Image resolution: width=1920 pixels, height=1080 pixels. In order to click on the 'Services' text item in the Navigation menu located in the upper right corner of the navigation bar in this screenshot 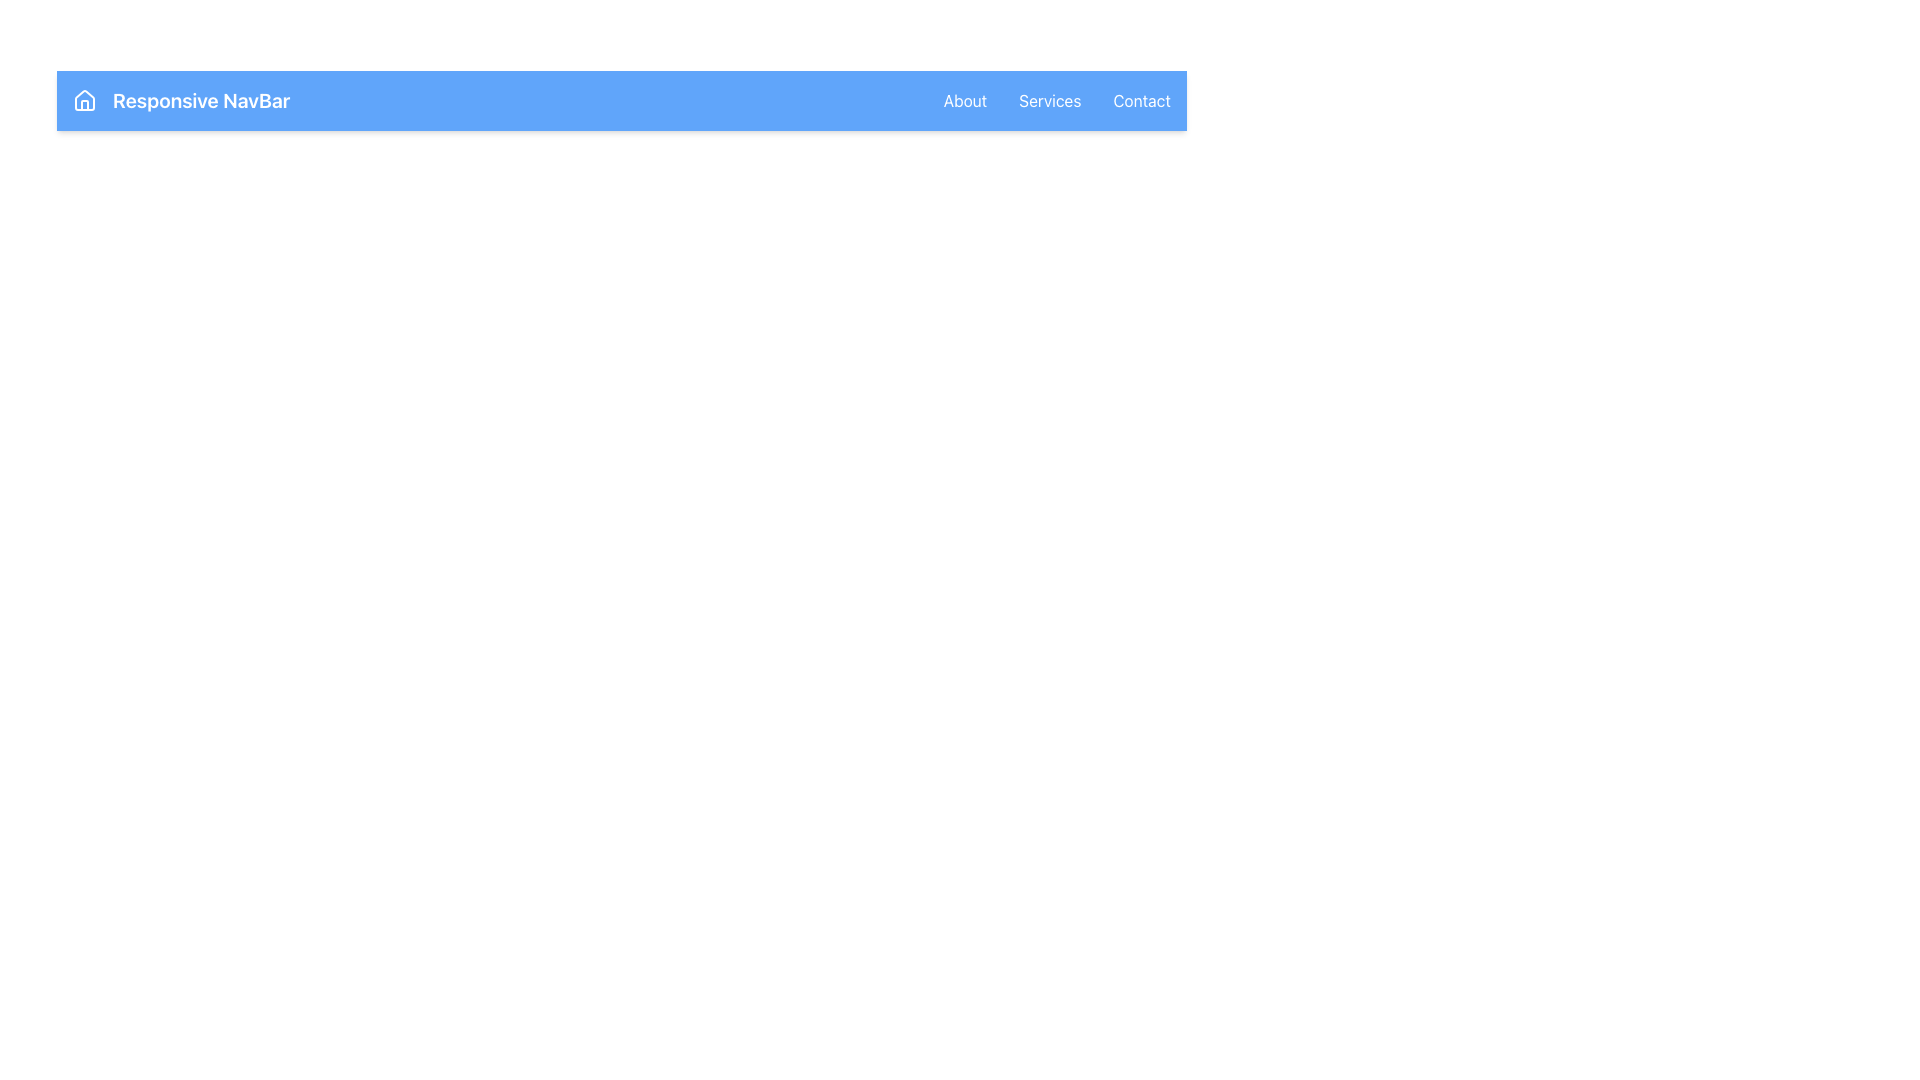, I will do `click(1056, 100)`.